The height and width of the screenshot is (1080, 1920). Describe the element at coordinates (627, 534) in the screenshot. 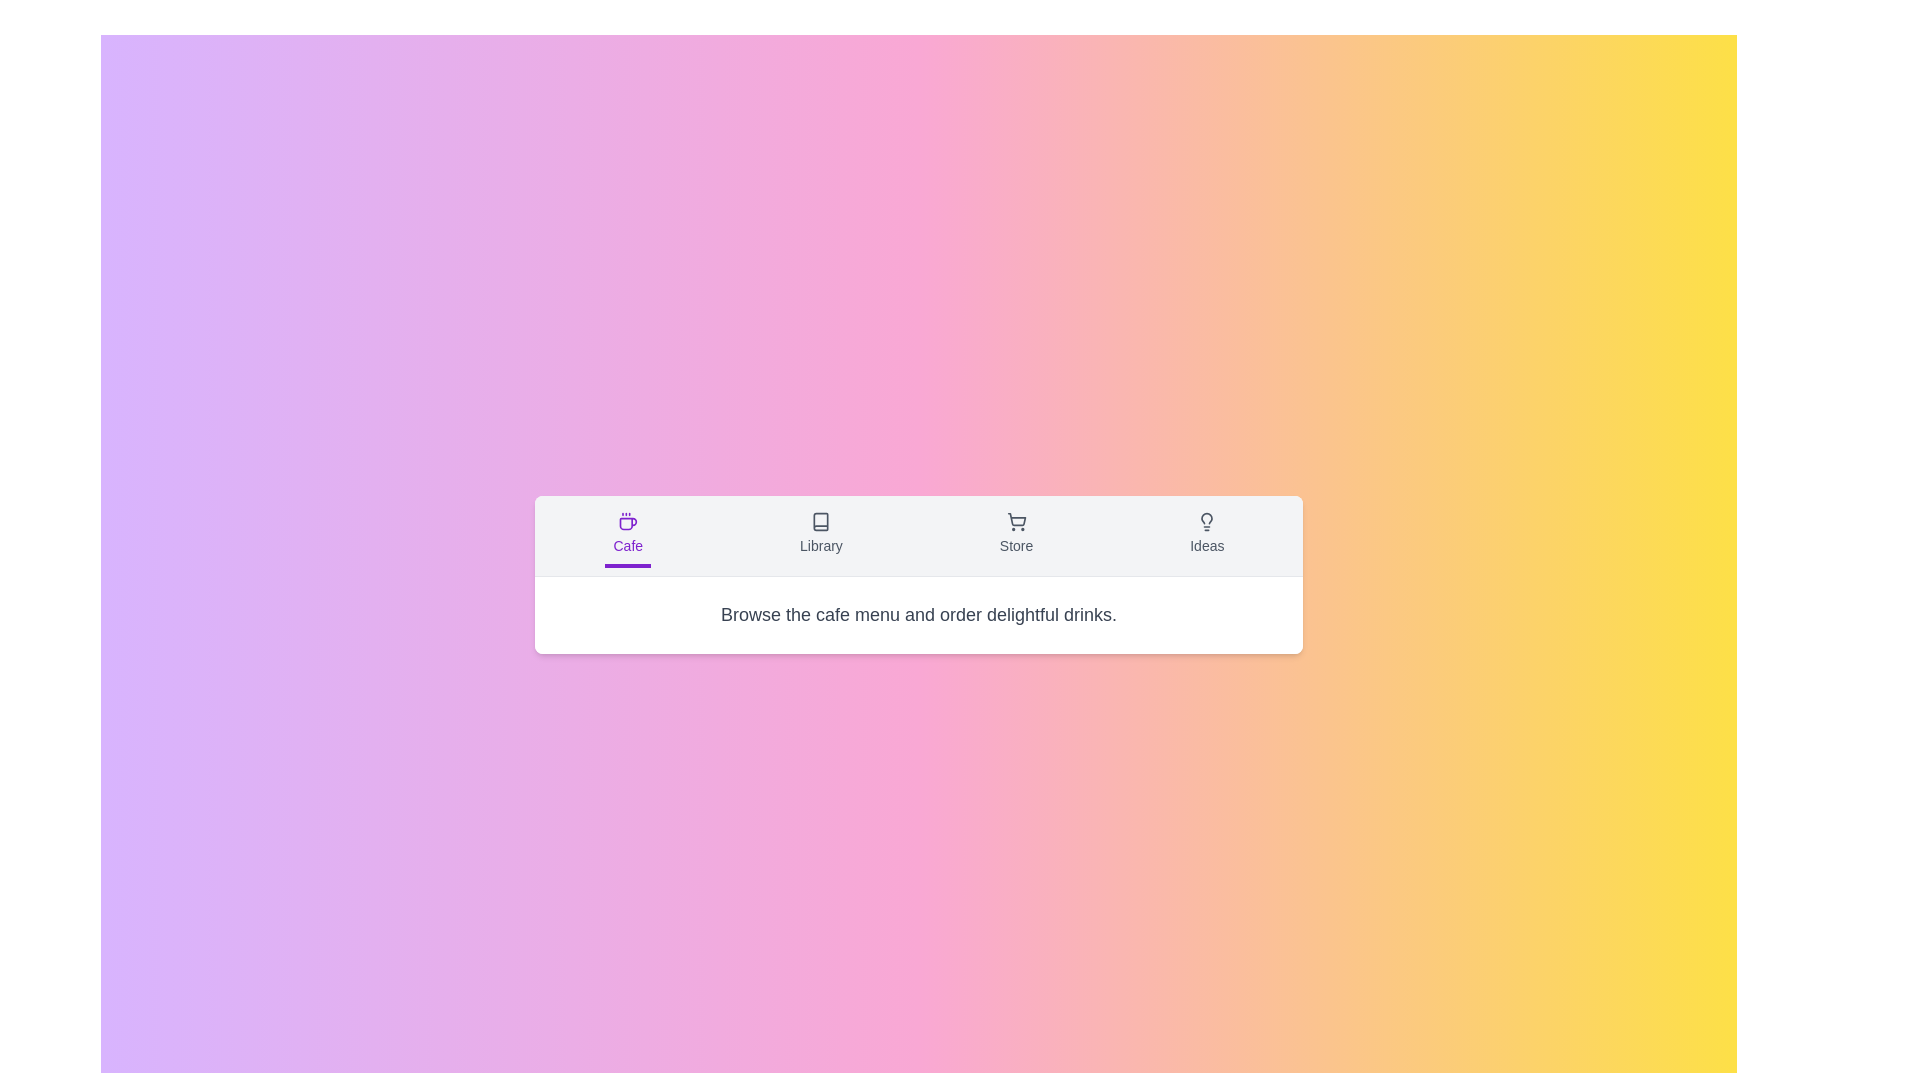

I see `the navigation button that accesses the 'Cafe' section, located first in the horizontal navigation bar to the left of 'Library', 'Store', and 'Ideas'` at that location.